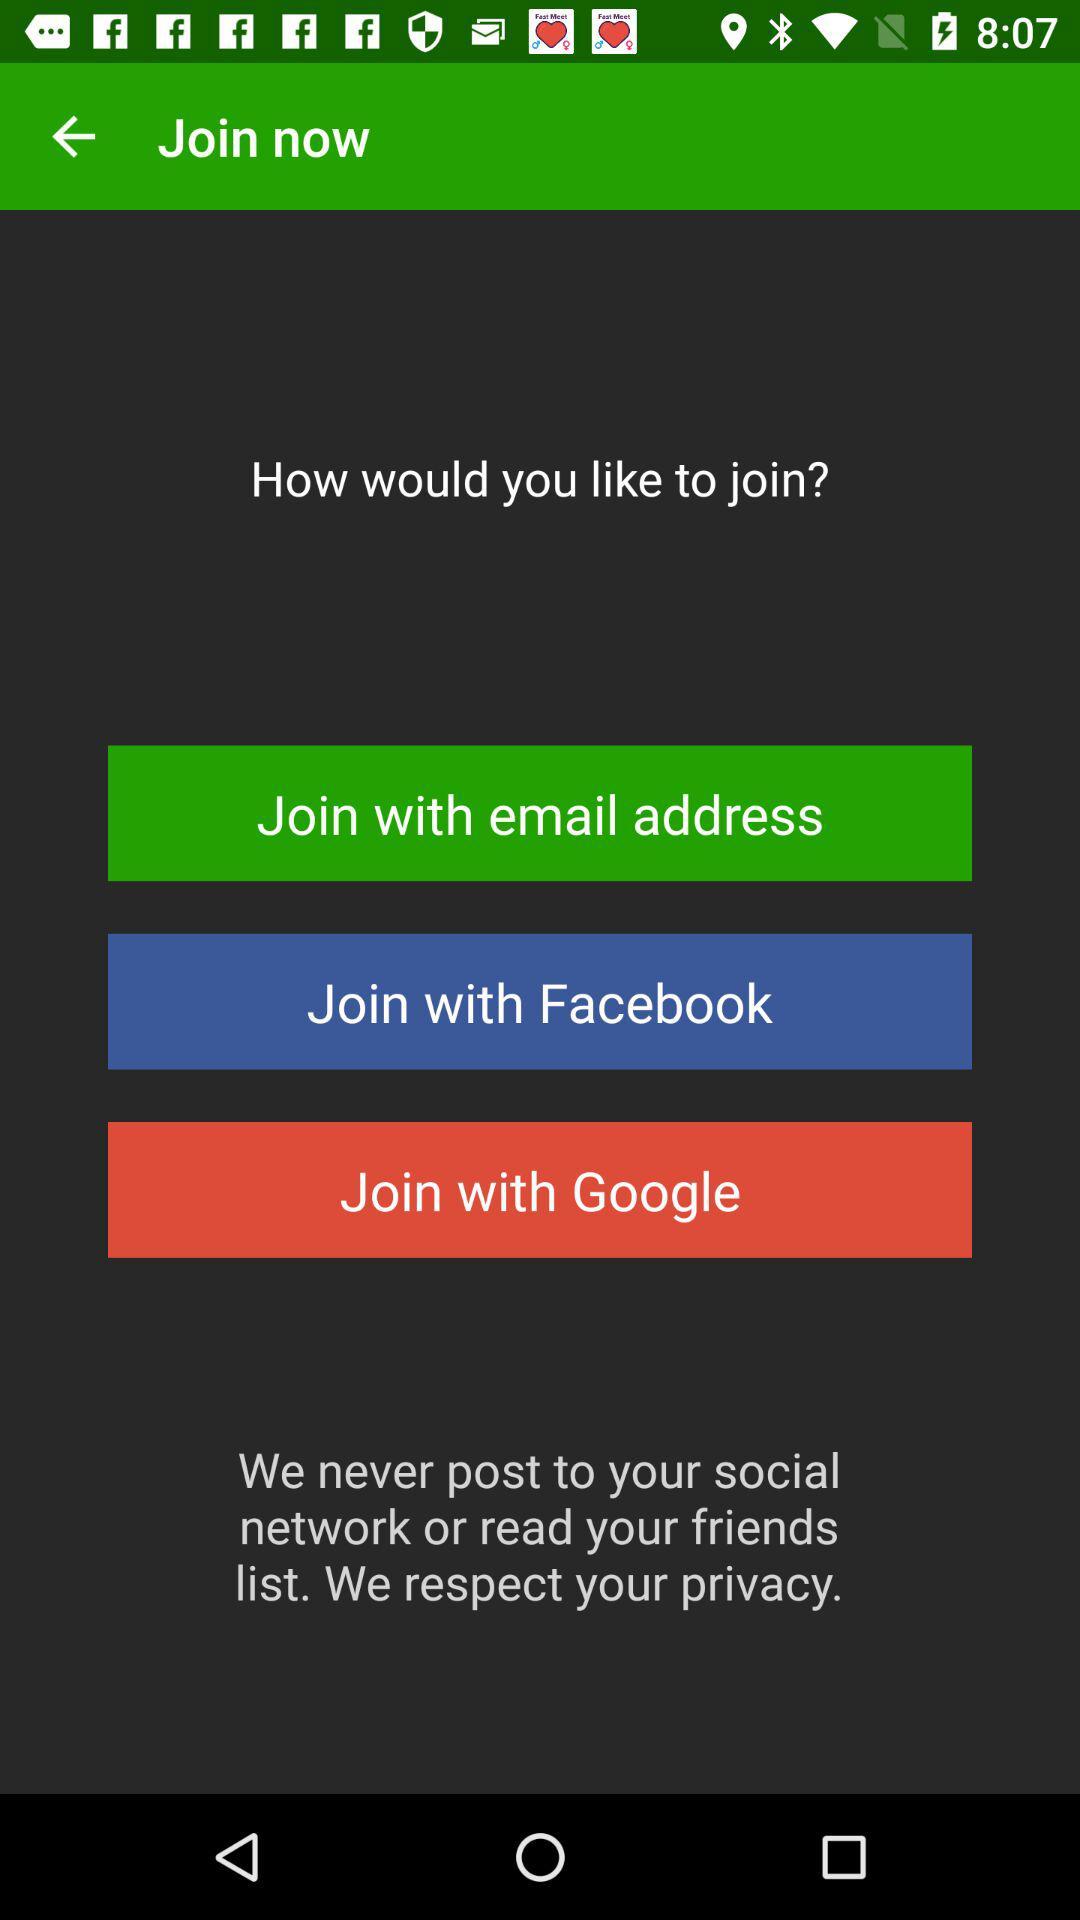 This screenshot has width=1080, height=1920. Describe the element at coordinates (72, 135) in the screenshot. I see `the app above how would you app` at that location.